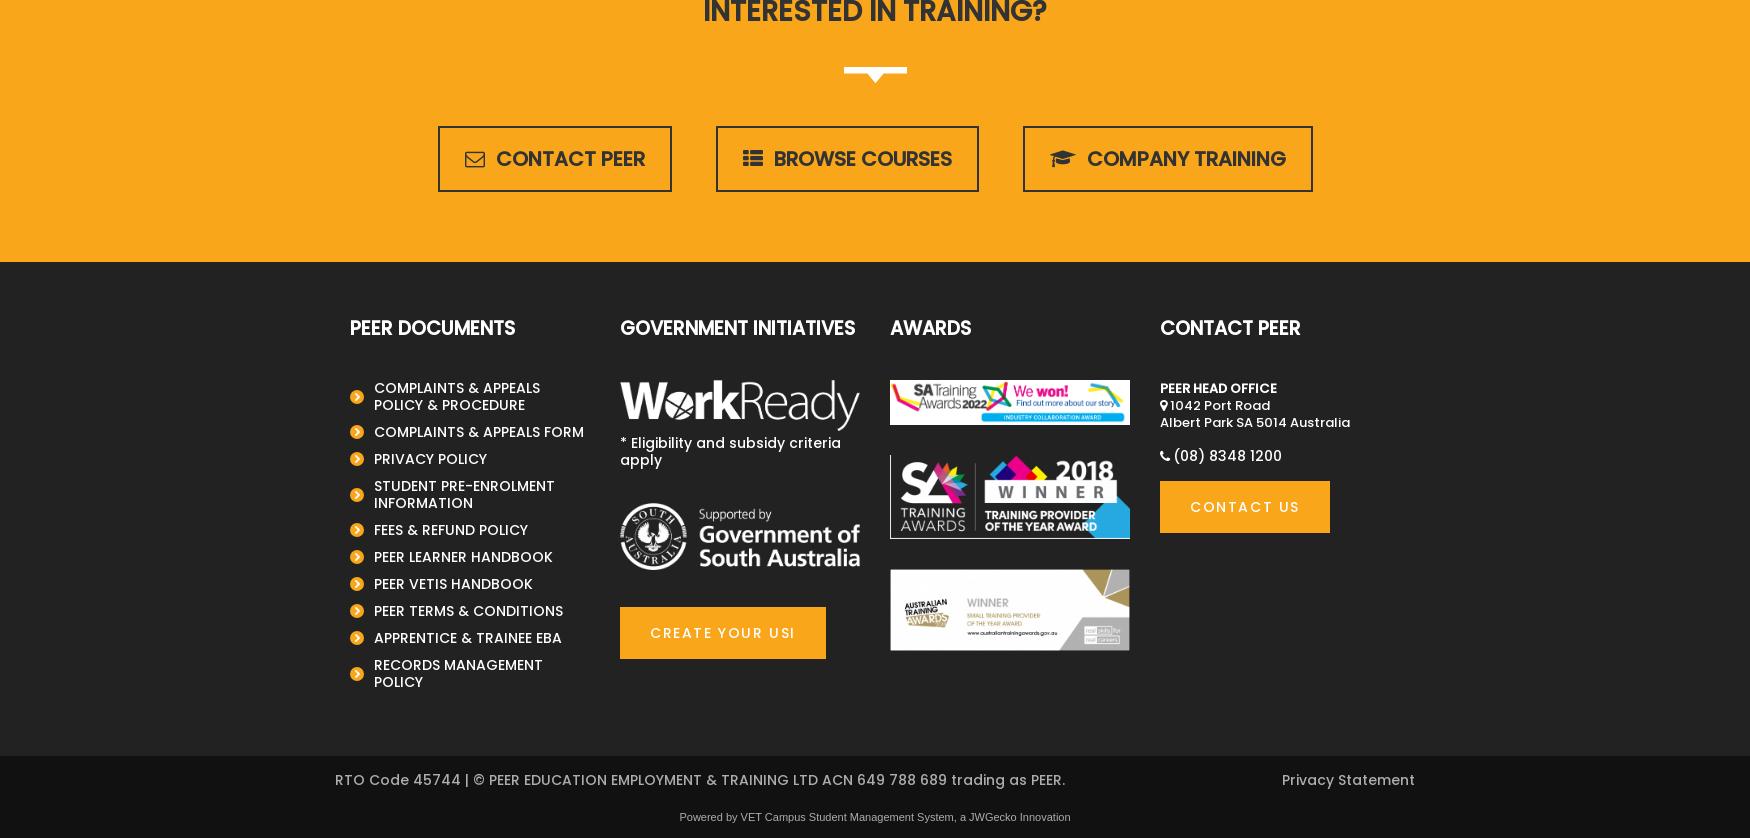 The image size is (1750, 838). I want to click on 'Browse Courses', so click(859, 157).